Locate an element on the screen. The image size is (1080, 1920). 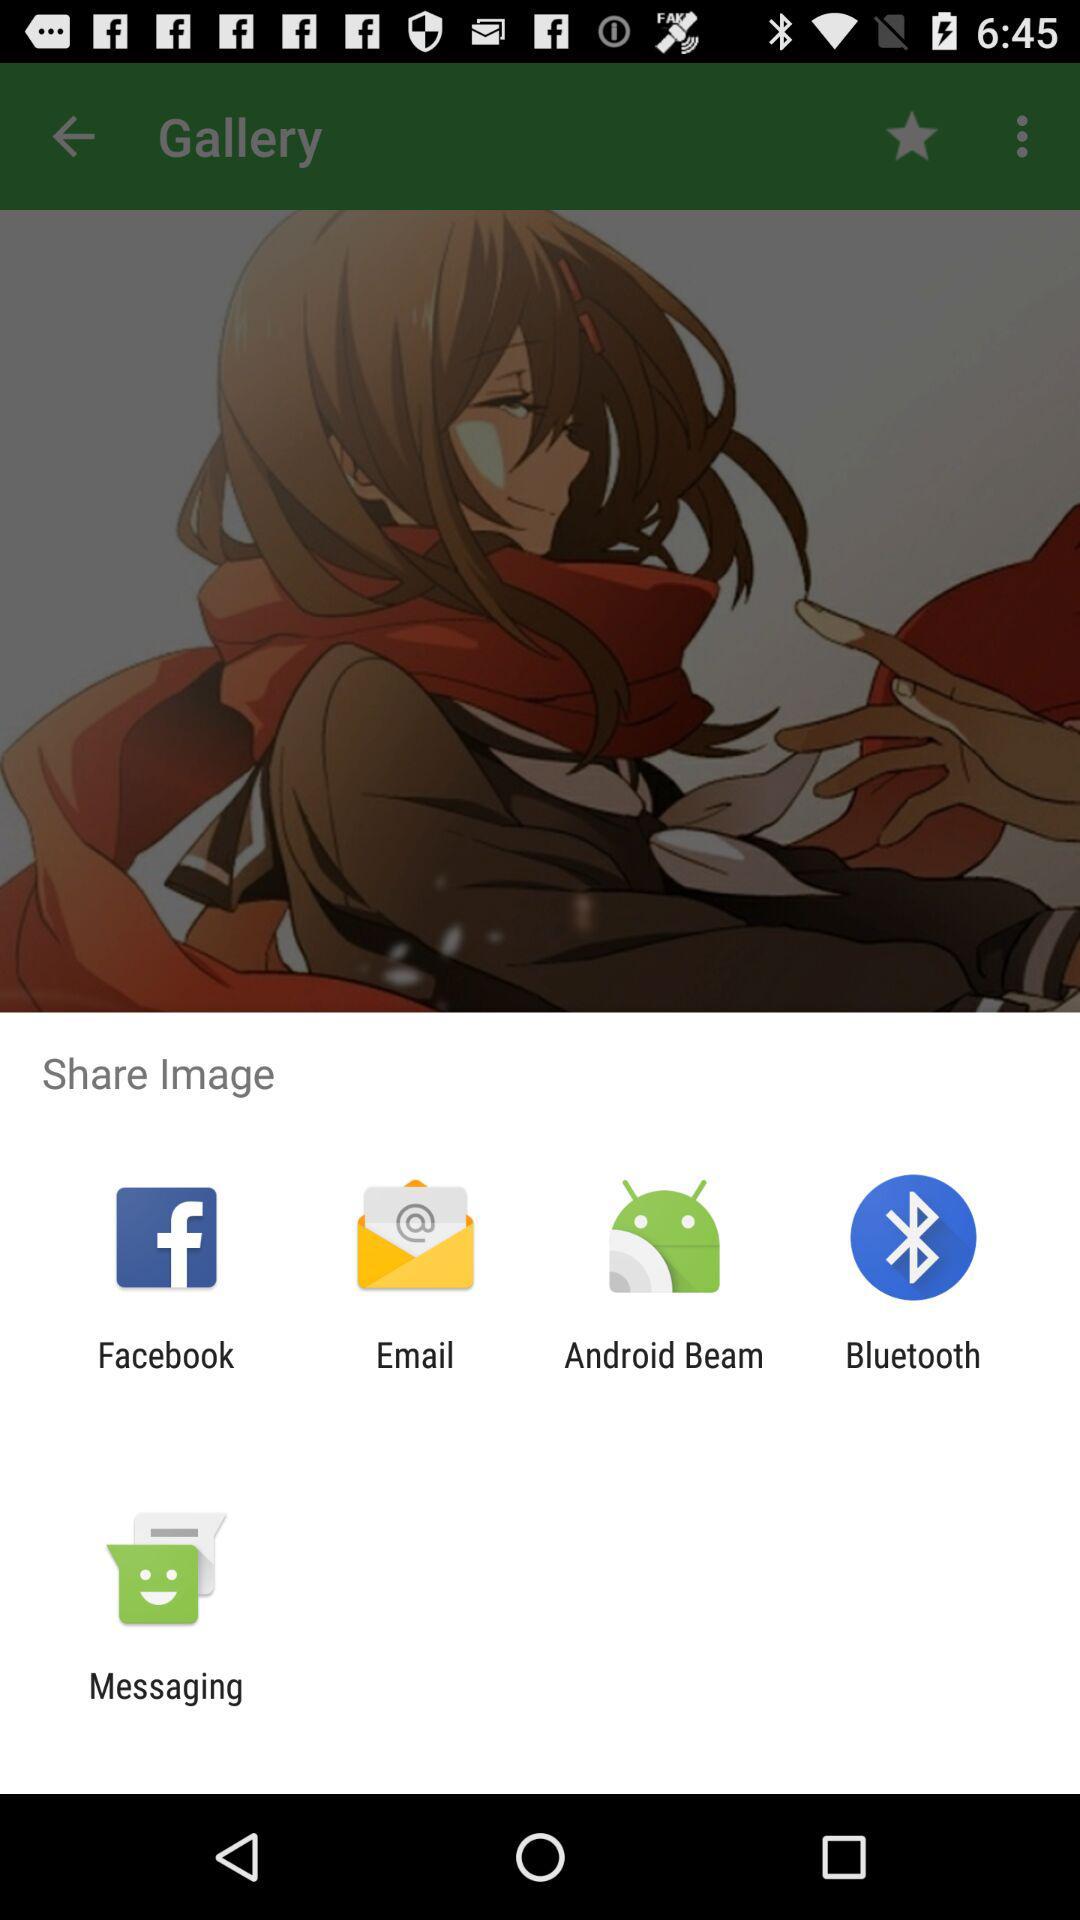
app to the left of the email is located at coordinates (165, 1374).